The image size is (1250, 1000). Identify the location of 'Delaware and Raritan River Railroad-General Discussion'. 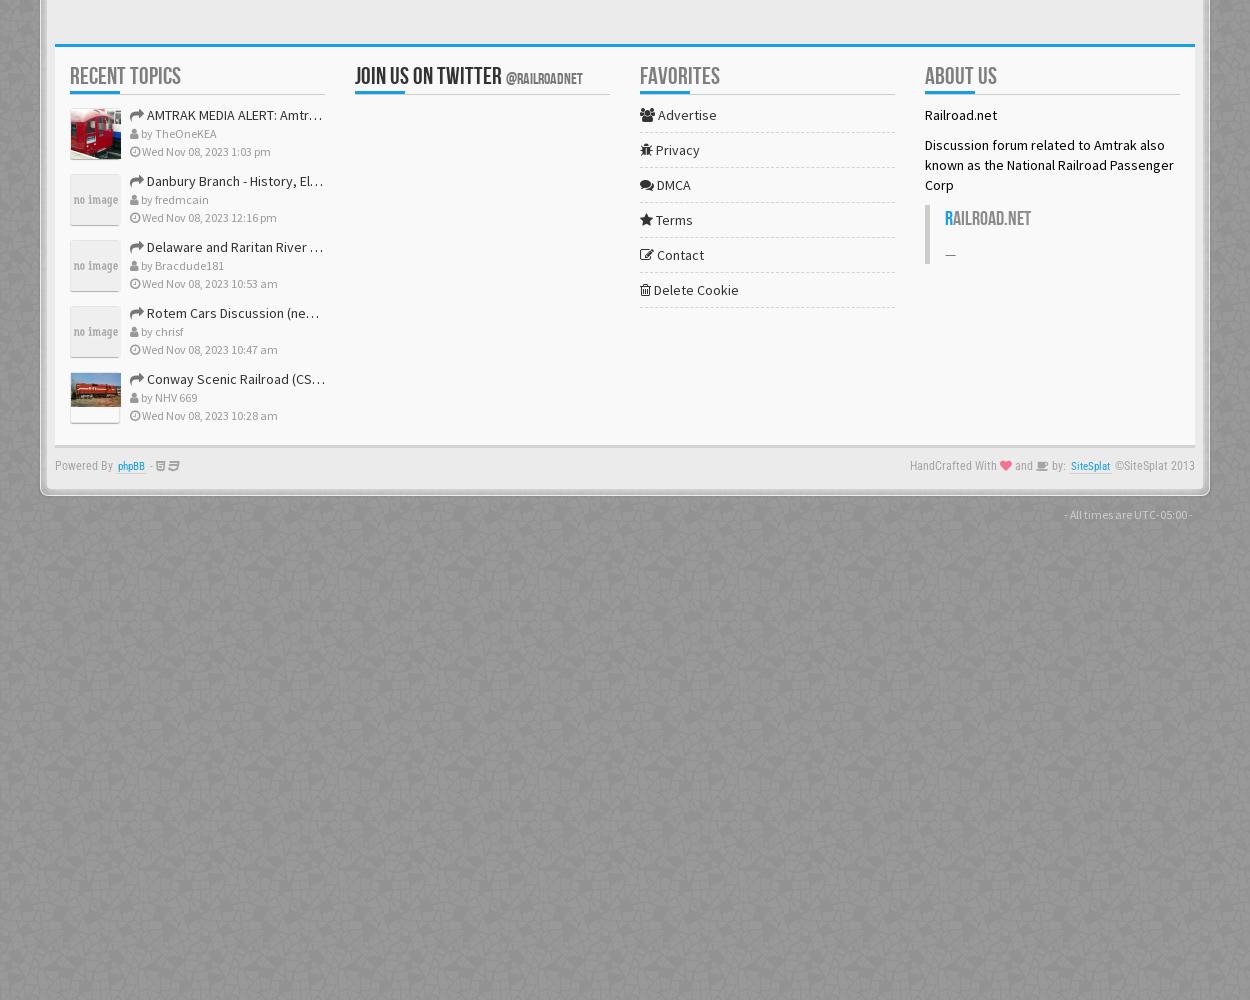
(310, 246).